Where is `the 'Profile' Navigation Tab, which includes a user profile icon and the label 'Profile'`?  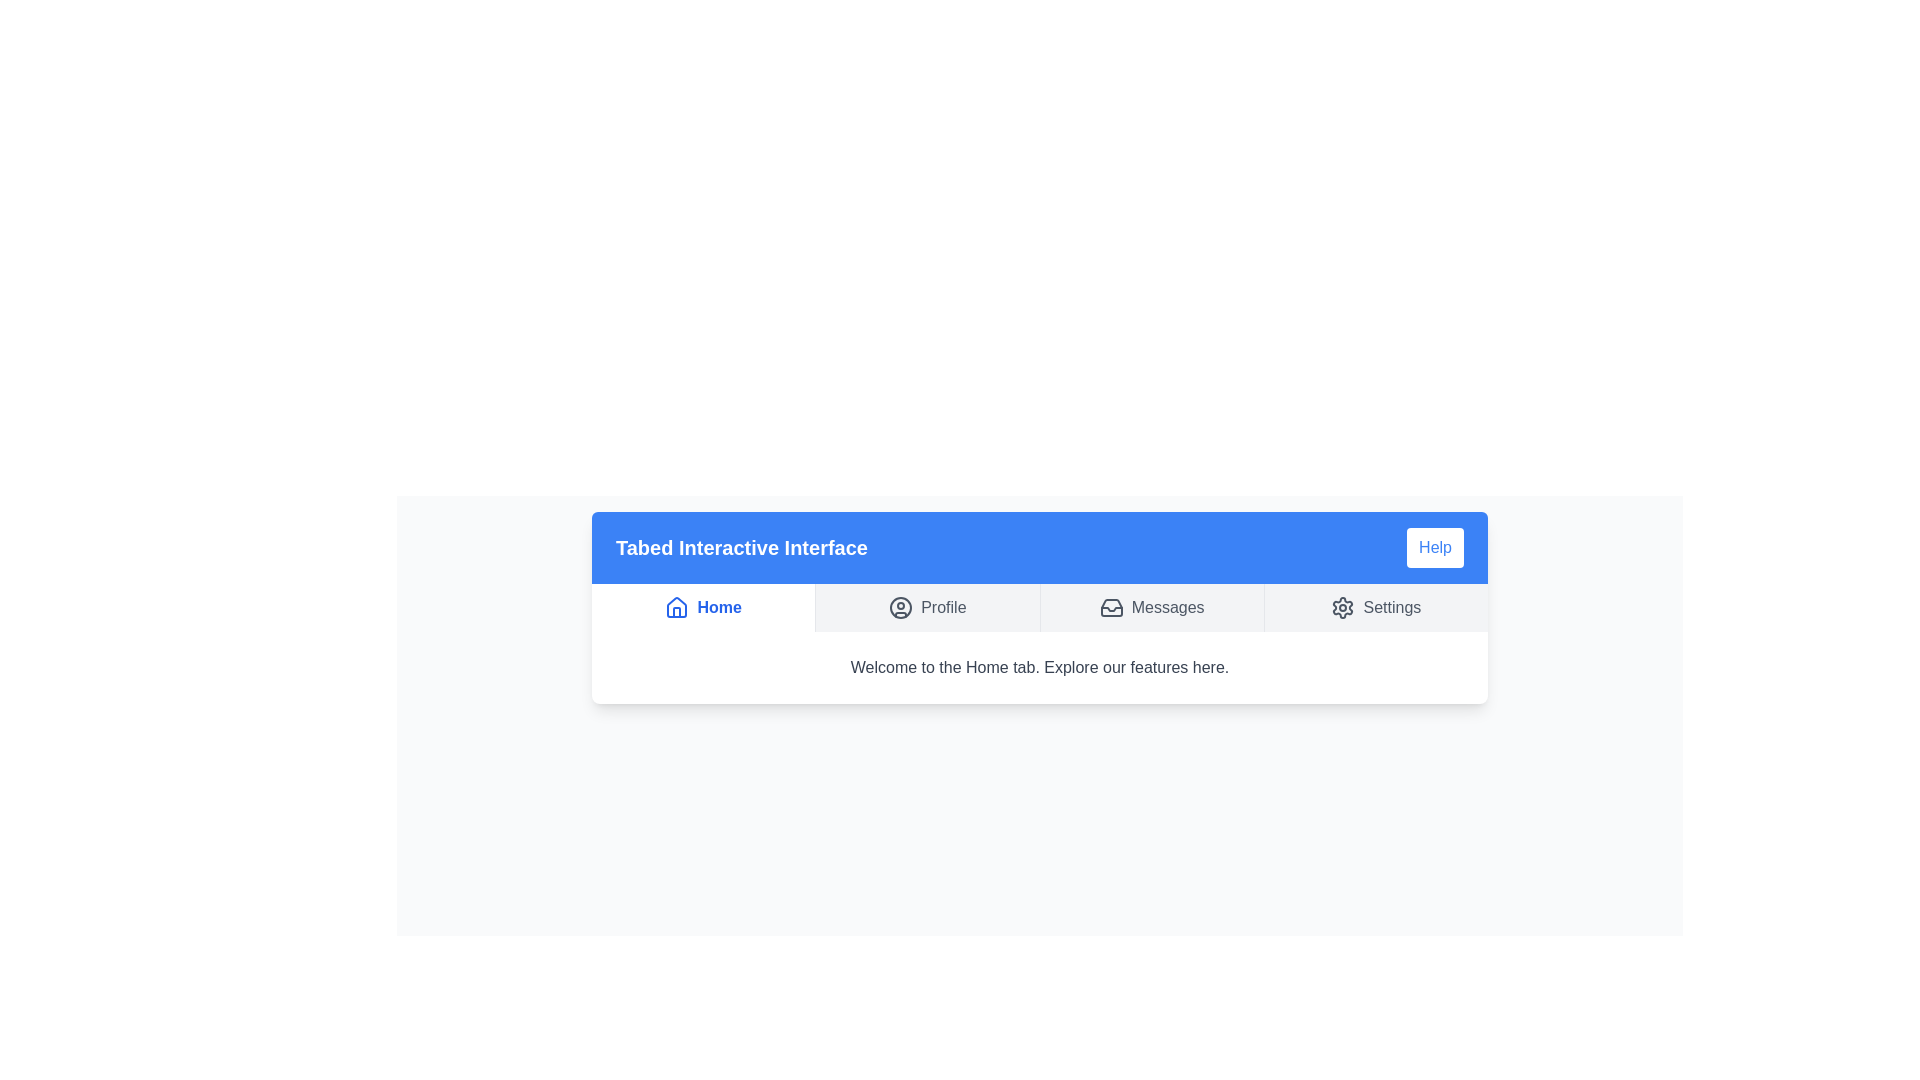
the 'Profile' Navigation Tab, which includes a user profile icon and the label 'Profile' is located at coordinates (926, 607).